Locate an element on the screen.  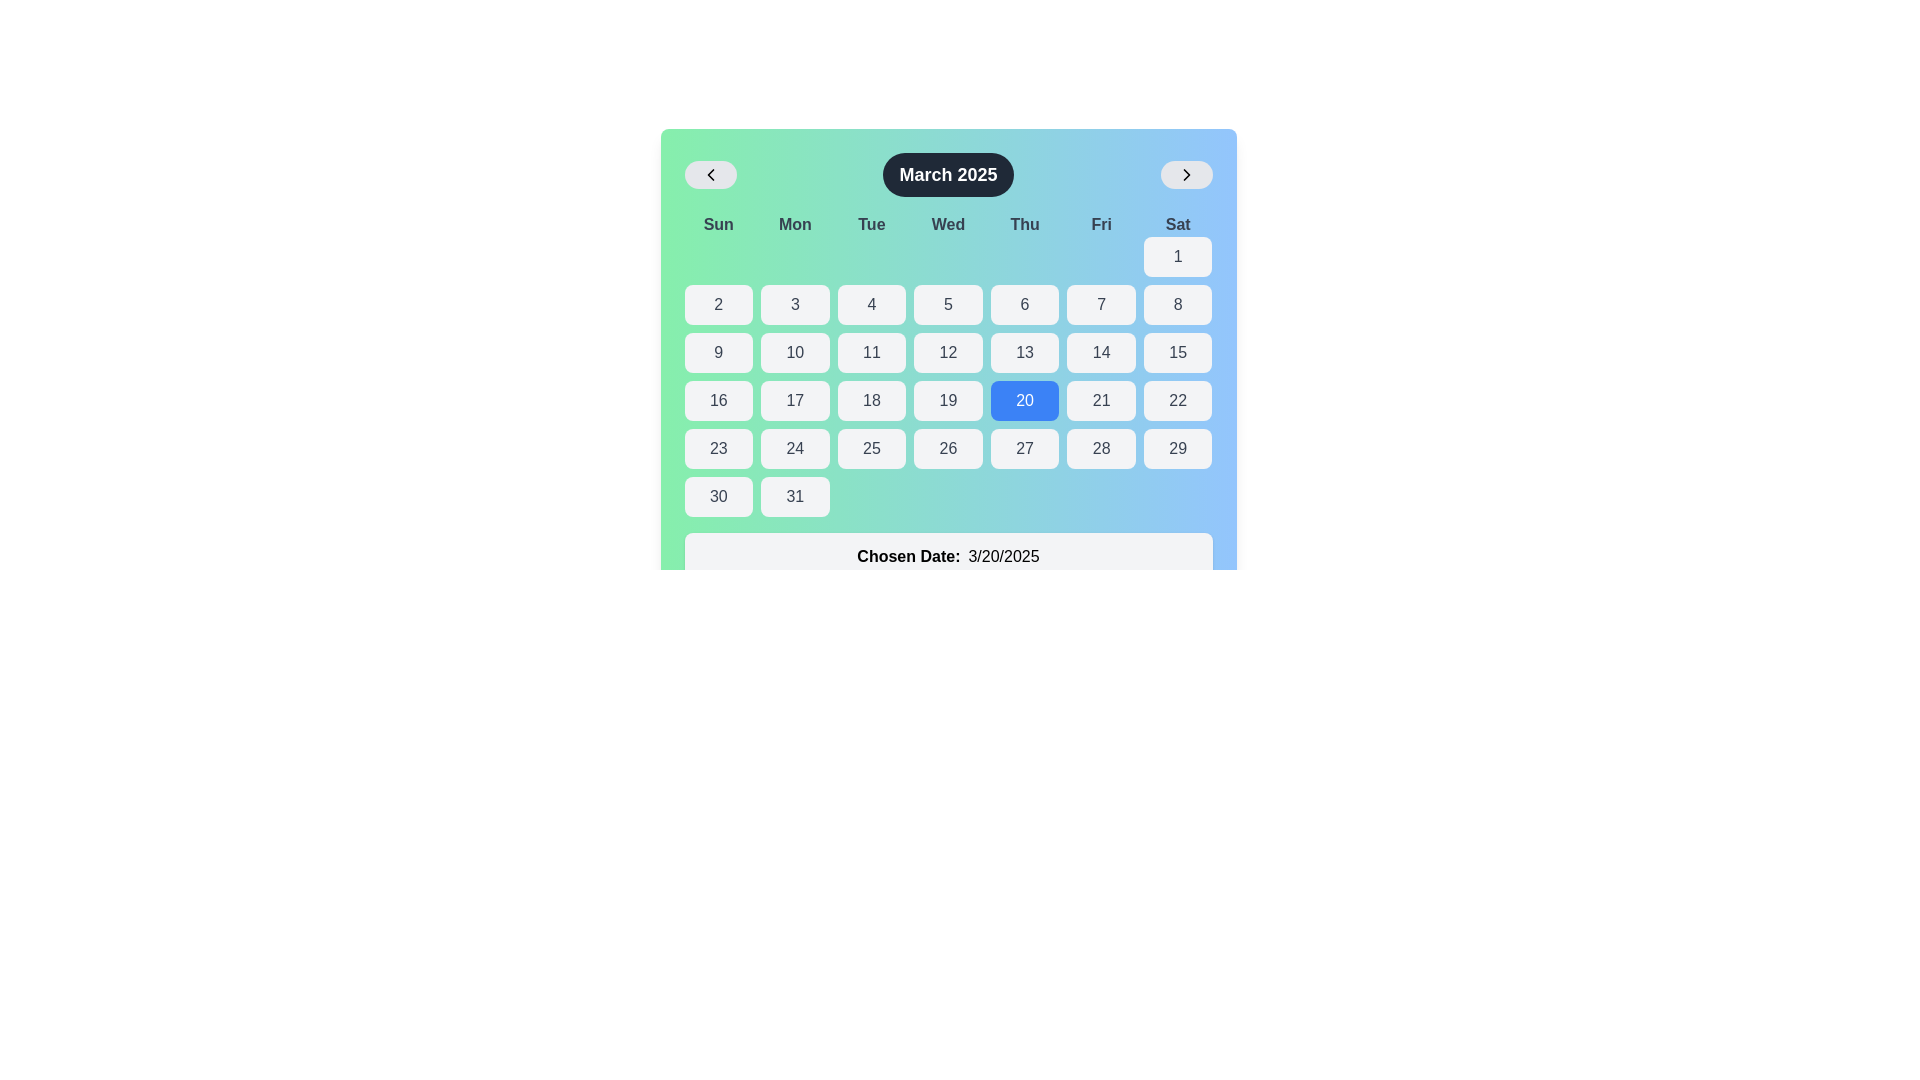
the button representing the 25th of the month in the calendar interface is located at coordinates (871, 447).